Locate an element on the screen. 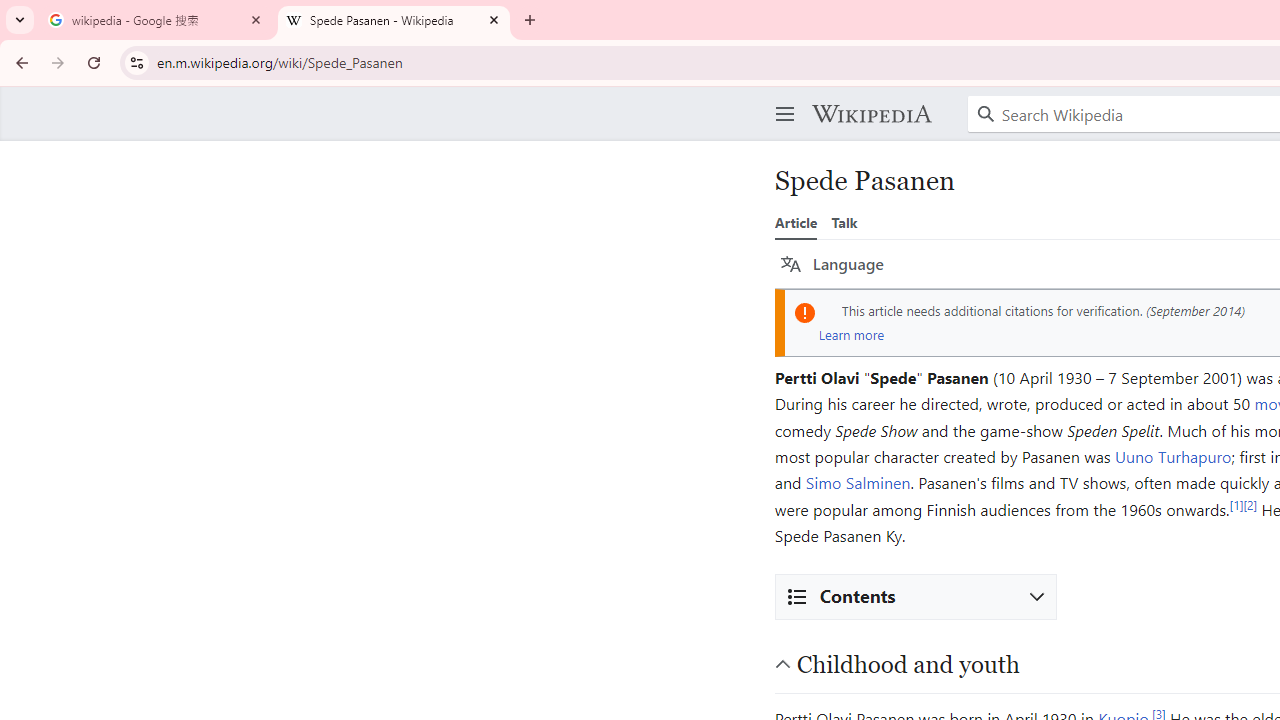  'Talk' is located at coordinates (844, 222).